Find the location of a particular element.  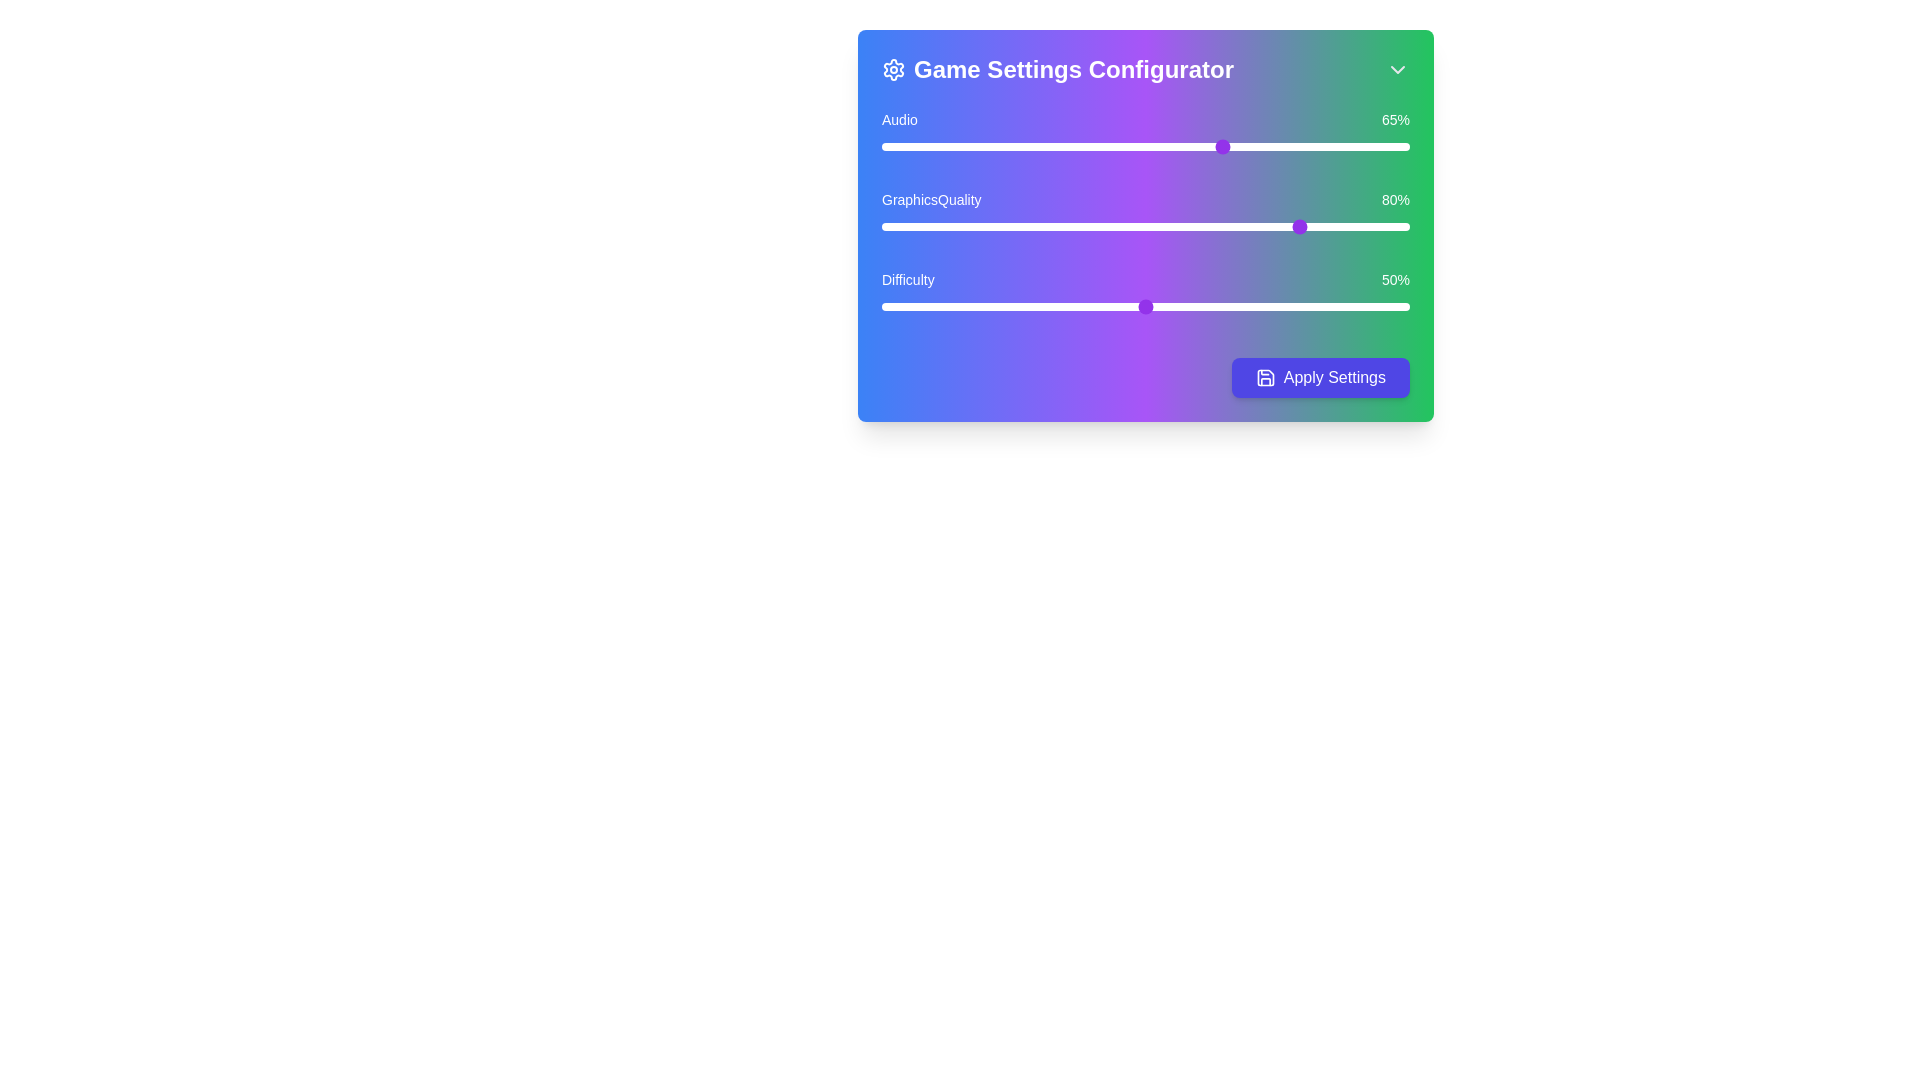

the difficulty slider is located at coordinates (971, 307).